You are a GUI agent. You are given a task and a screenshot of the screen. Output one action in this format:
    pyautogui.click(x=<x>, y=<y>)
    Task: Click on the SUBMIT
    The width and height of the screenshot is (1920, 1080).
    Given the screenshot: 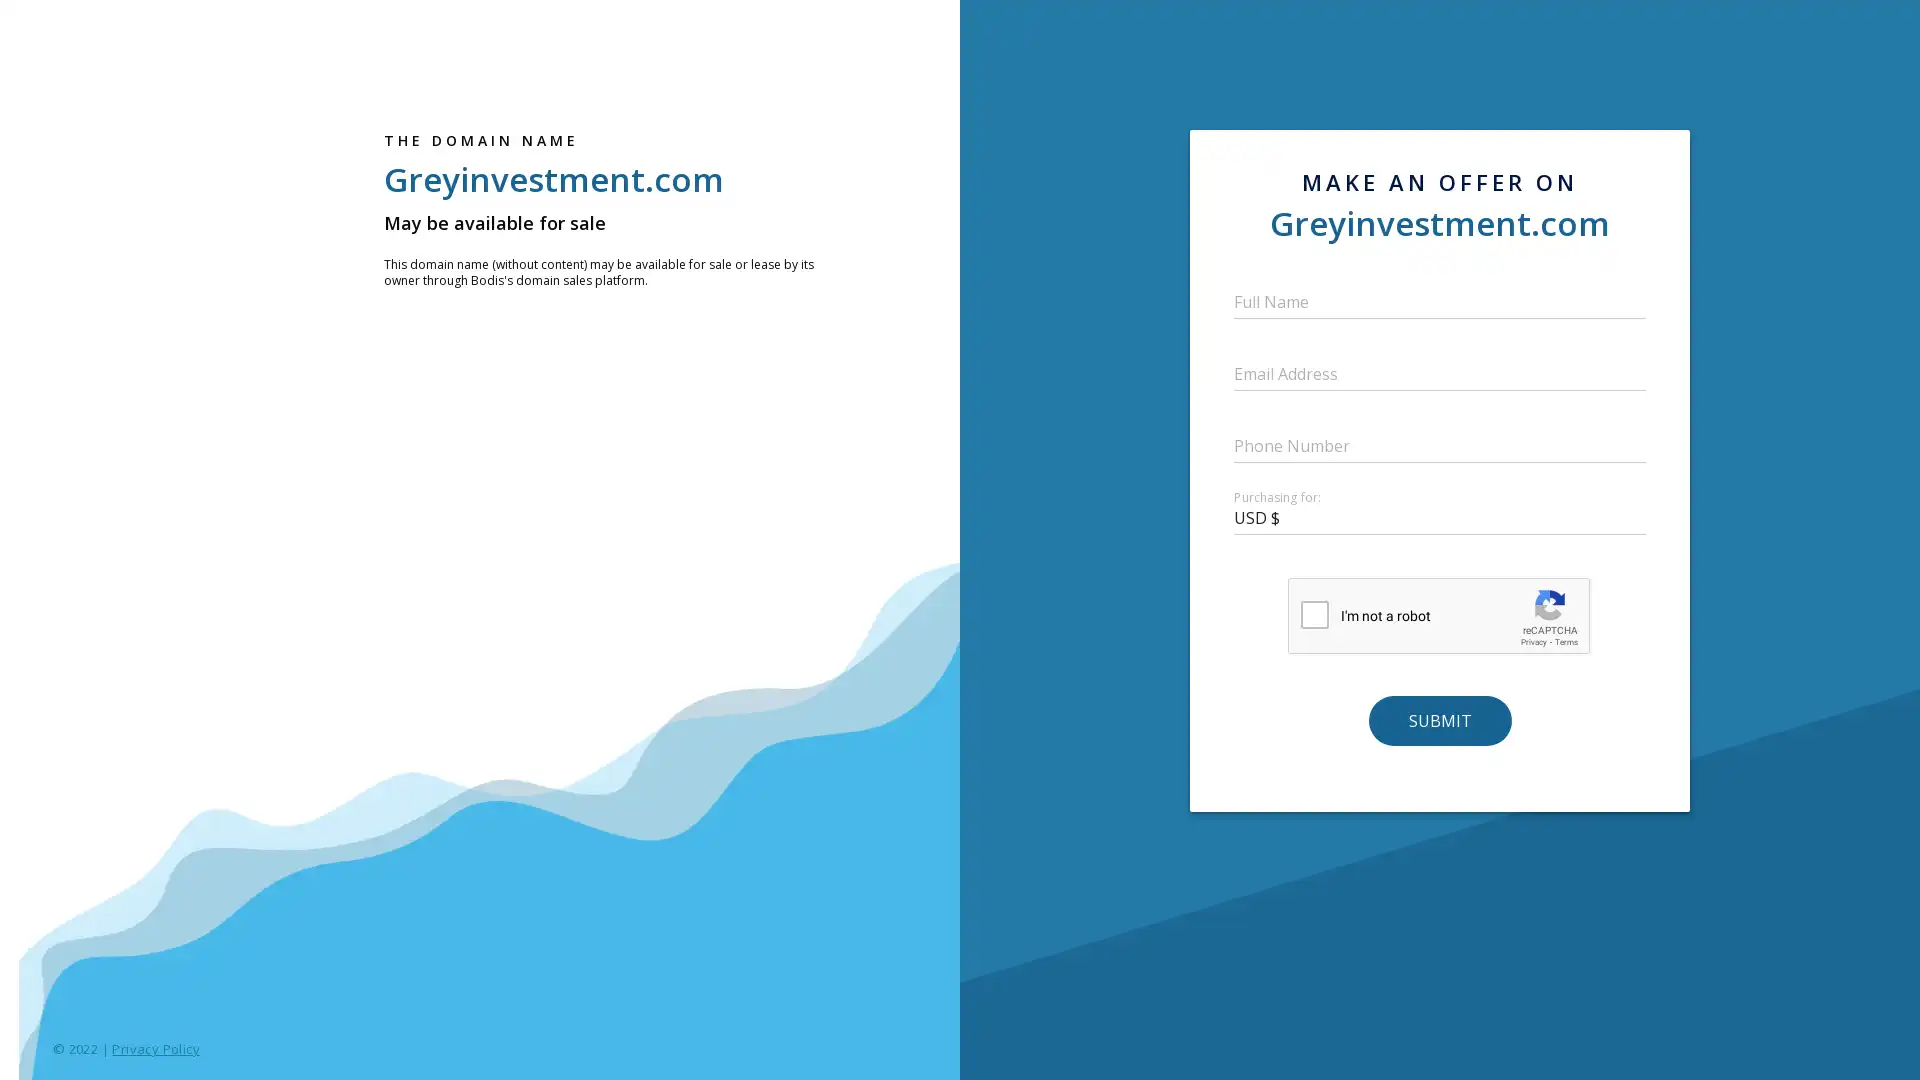 What is the action you would take?
    pyautogui.click(x=1438, y=720)
    